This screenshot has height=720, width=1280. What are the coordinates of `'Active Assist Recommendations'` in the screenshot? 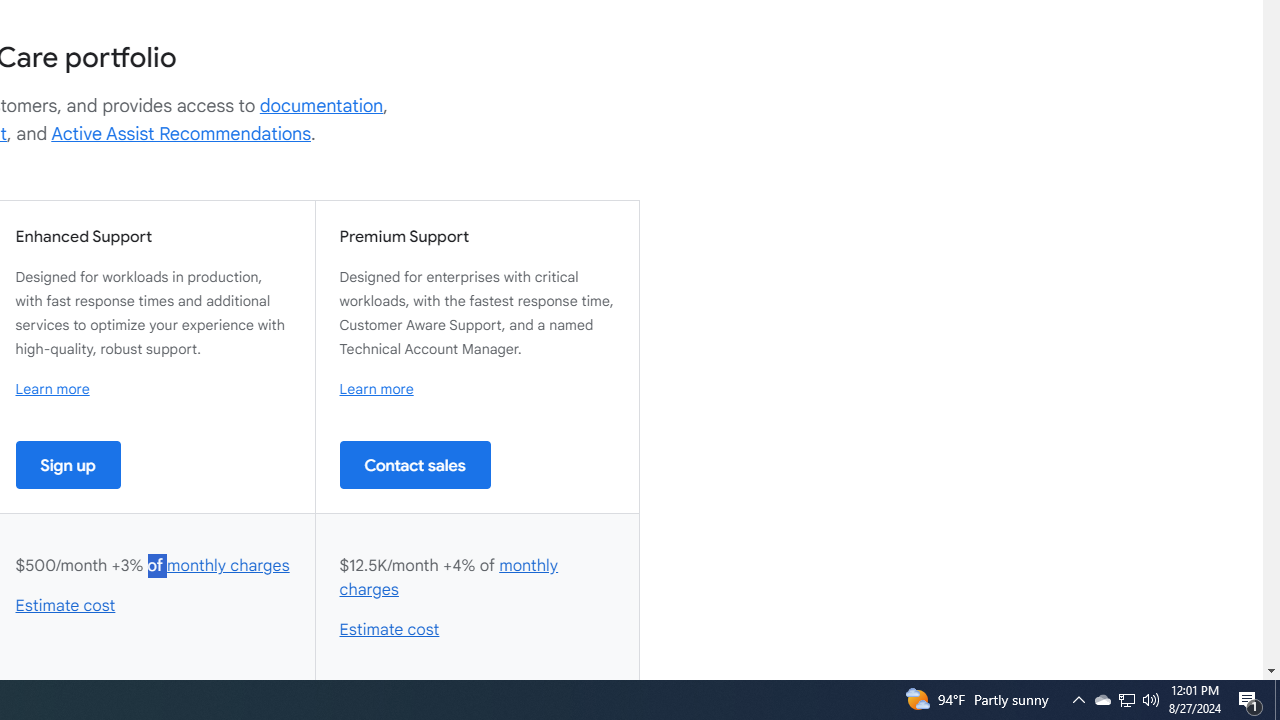 It's located at (181, 133).